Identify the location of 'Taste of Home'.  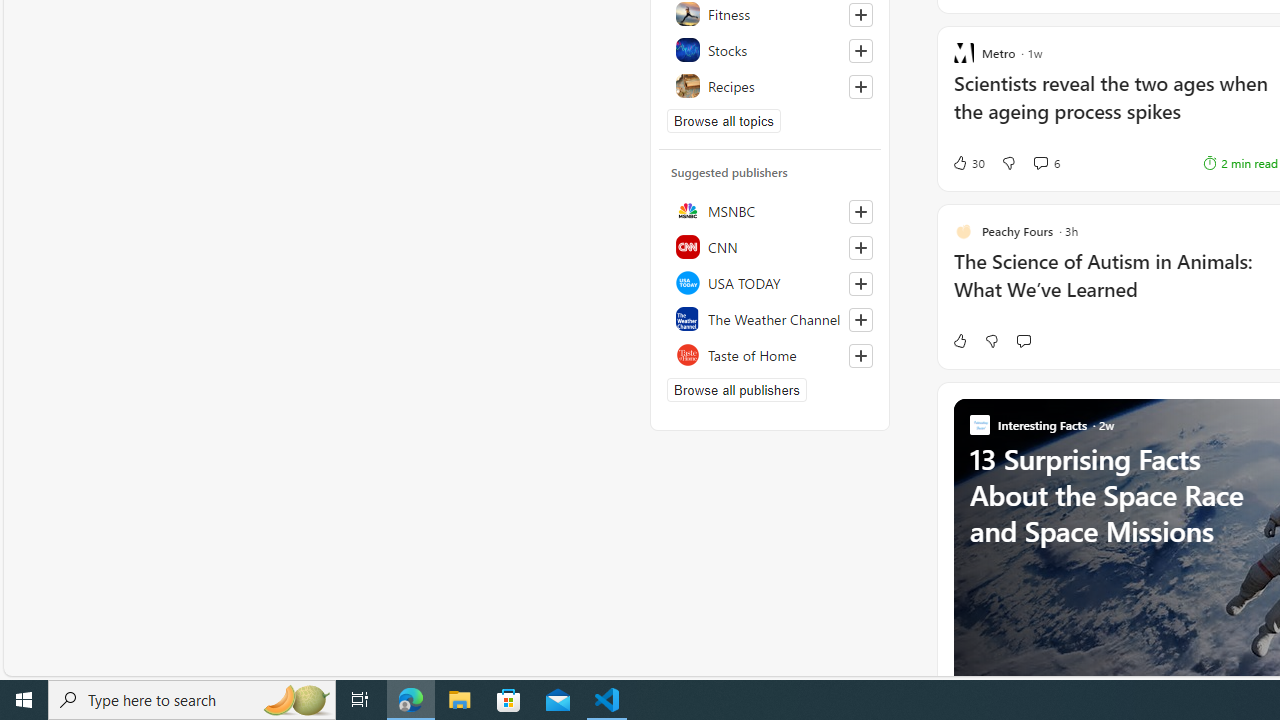
(769, 353).